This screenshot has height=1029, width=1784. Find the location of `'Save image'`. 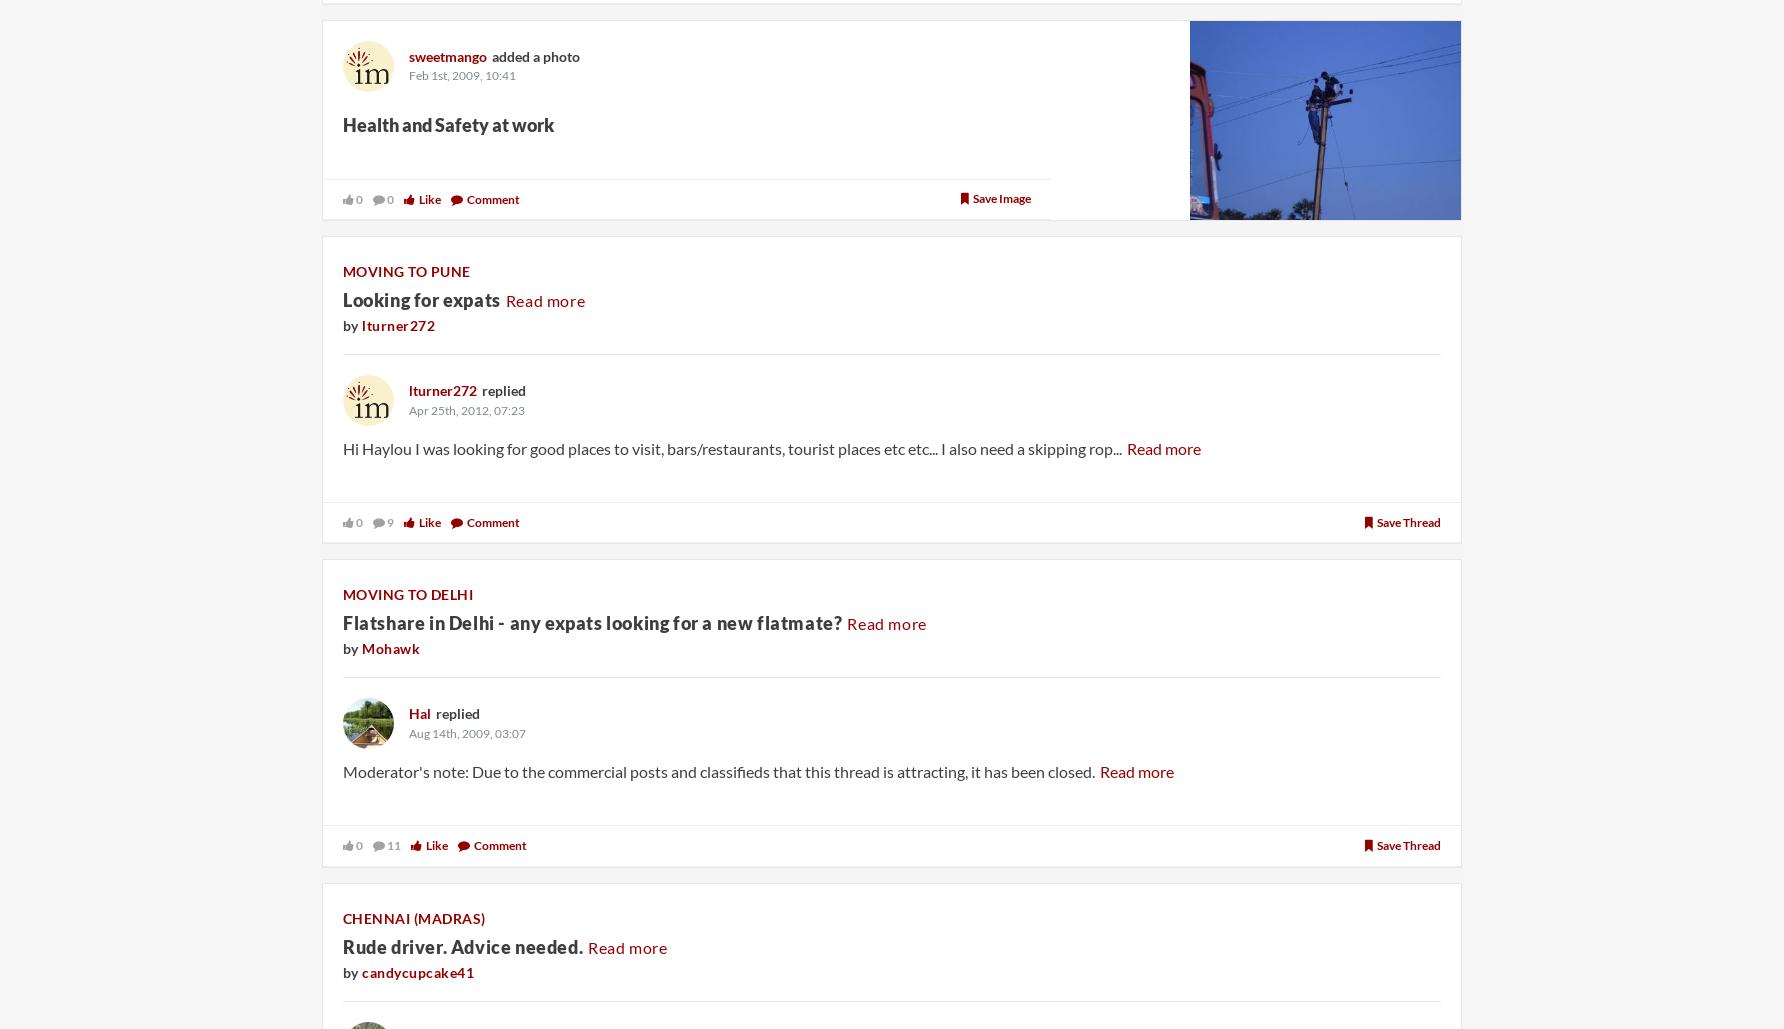

'Save image' is located at coordinates (1002, 198).